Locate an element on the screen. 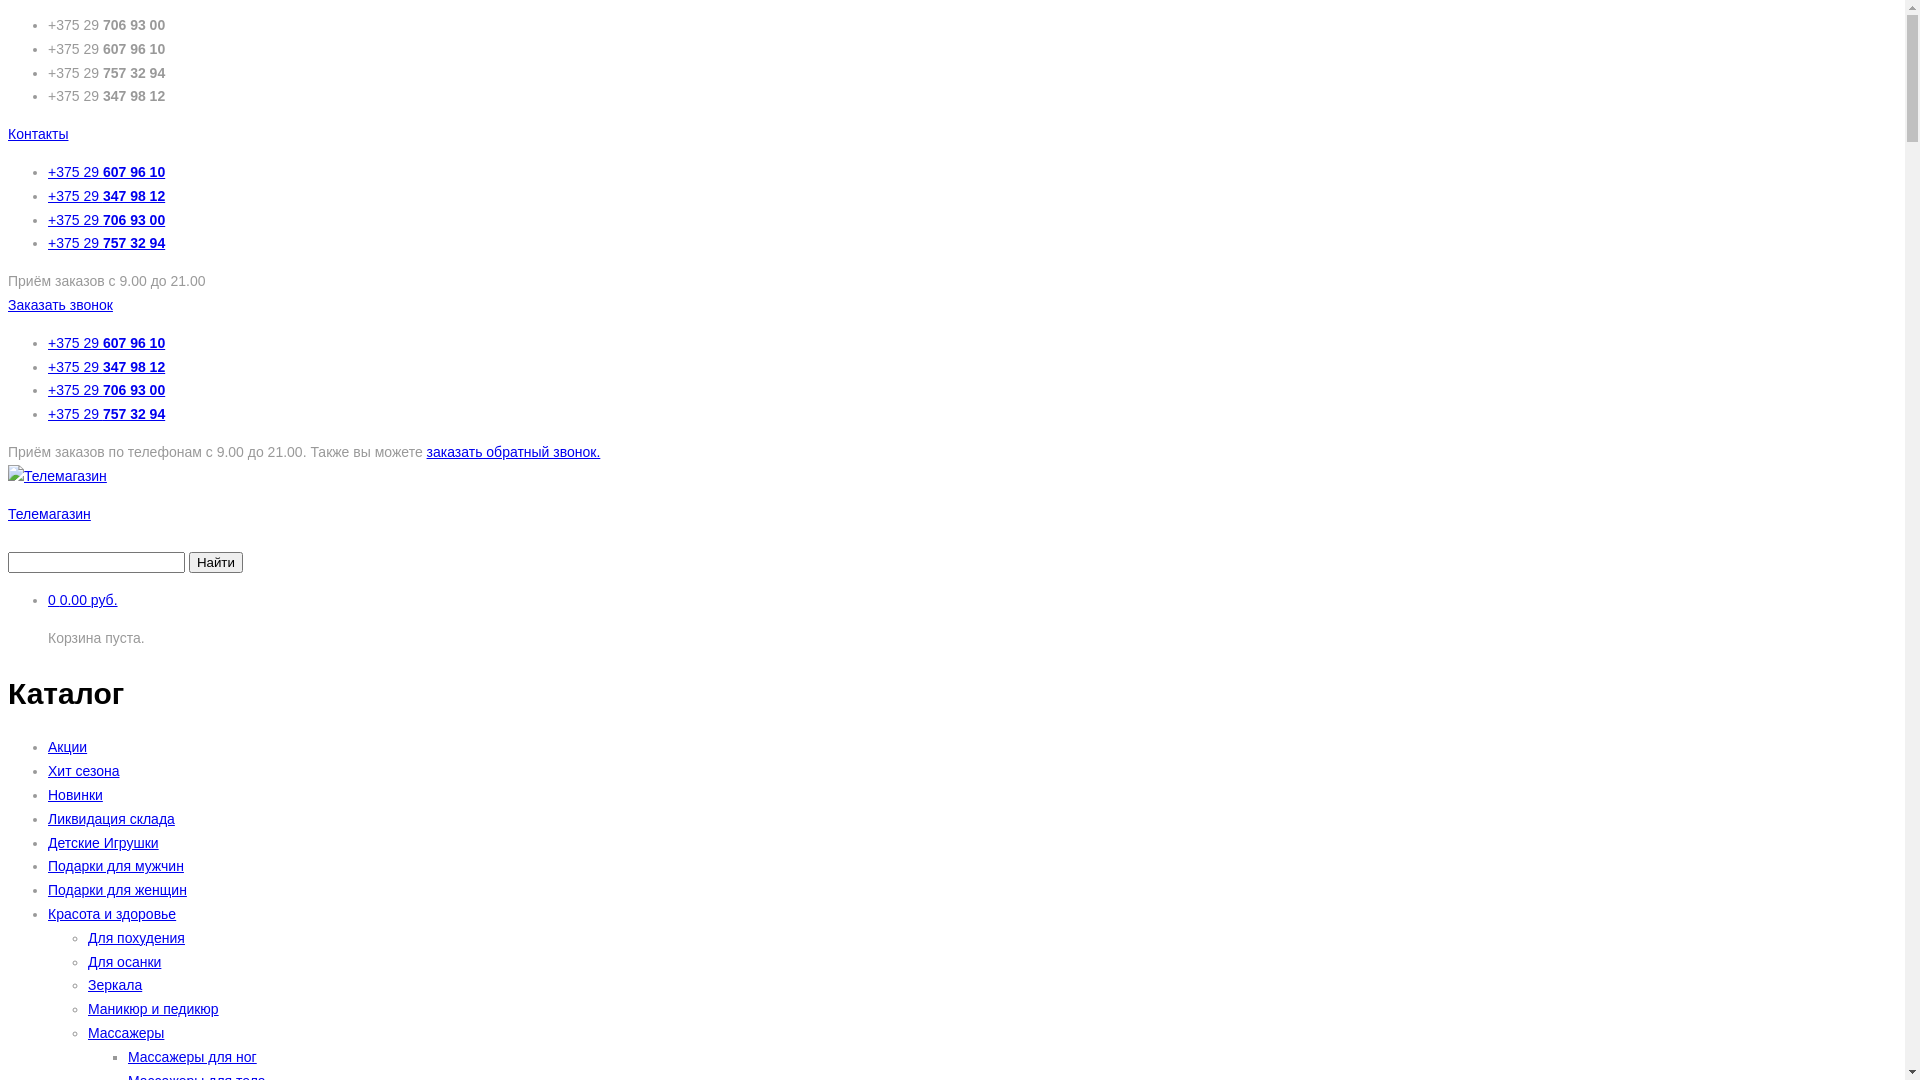  '+375 29 757 32 94' is located at coordinates (105, 242).